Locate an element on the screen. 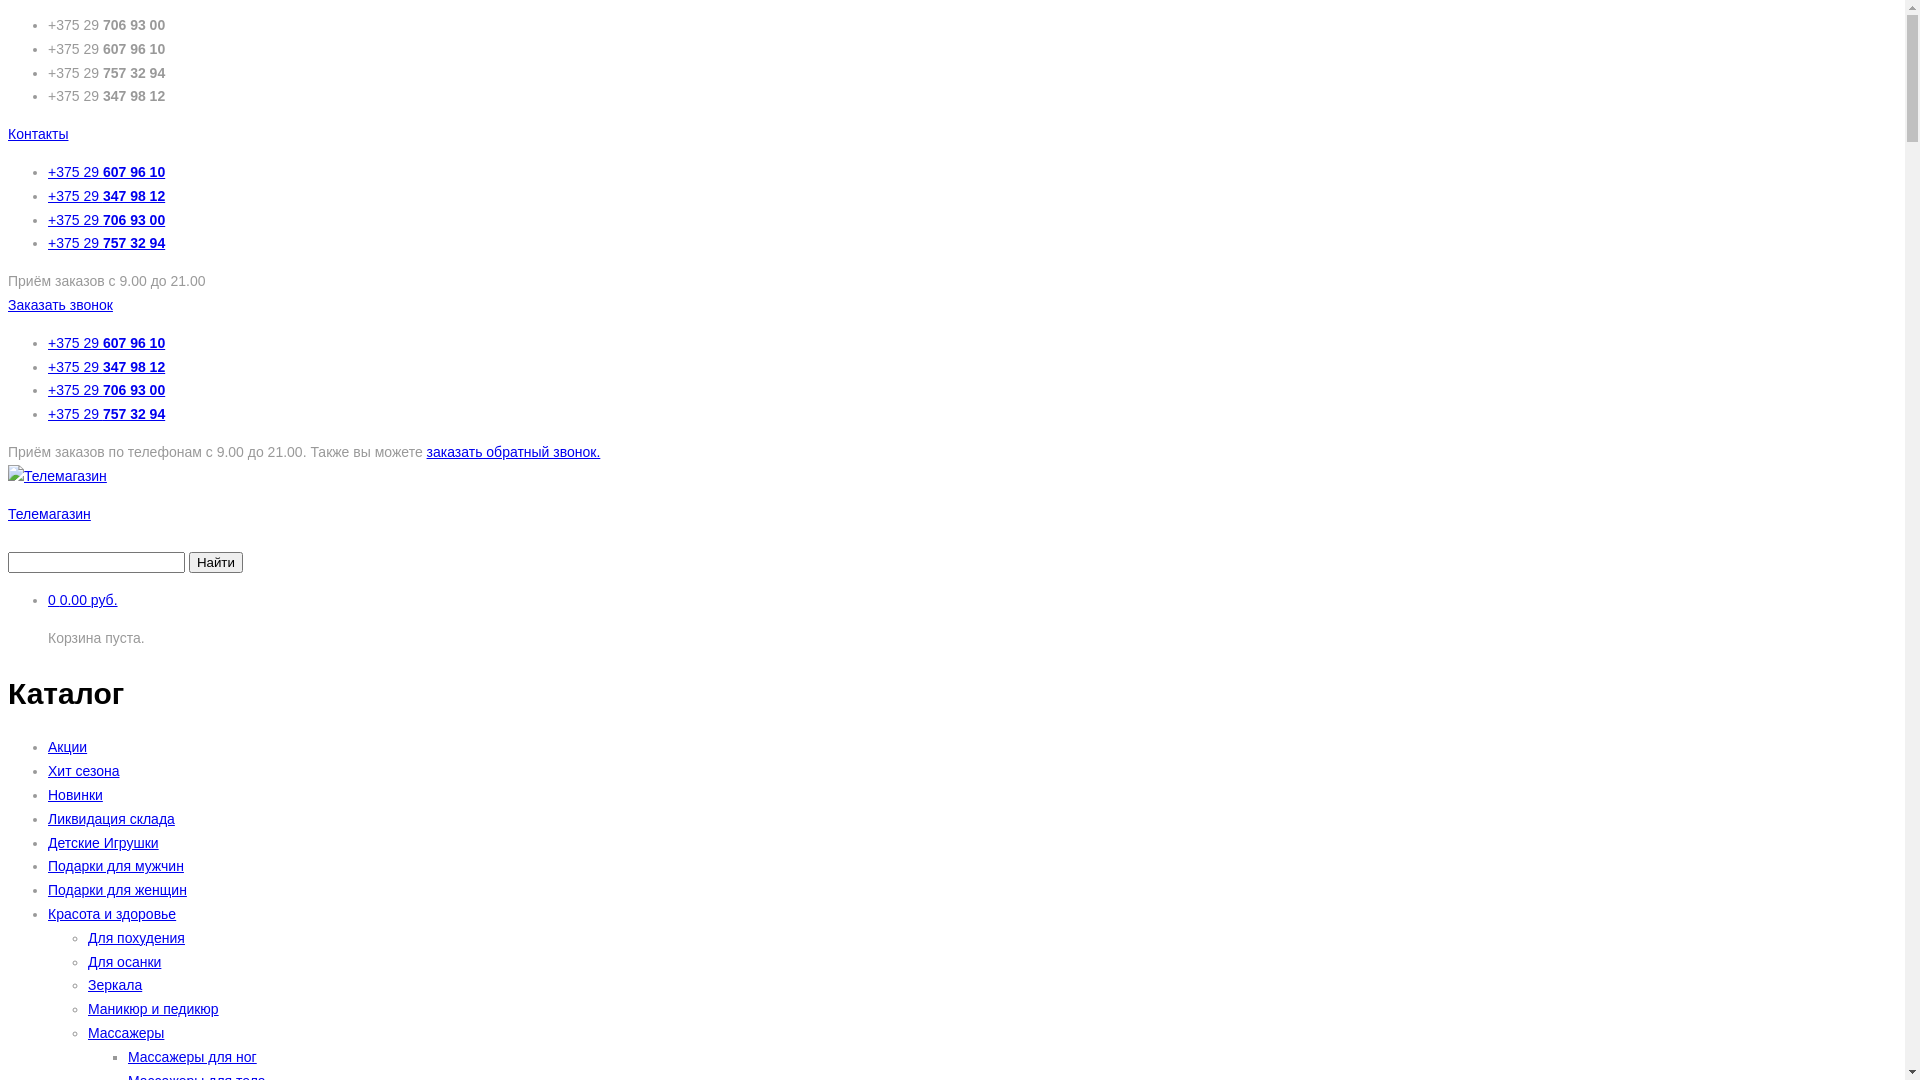  '+375 29 757 32 94' is located at coordinates (105, 242).